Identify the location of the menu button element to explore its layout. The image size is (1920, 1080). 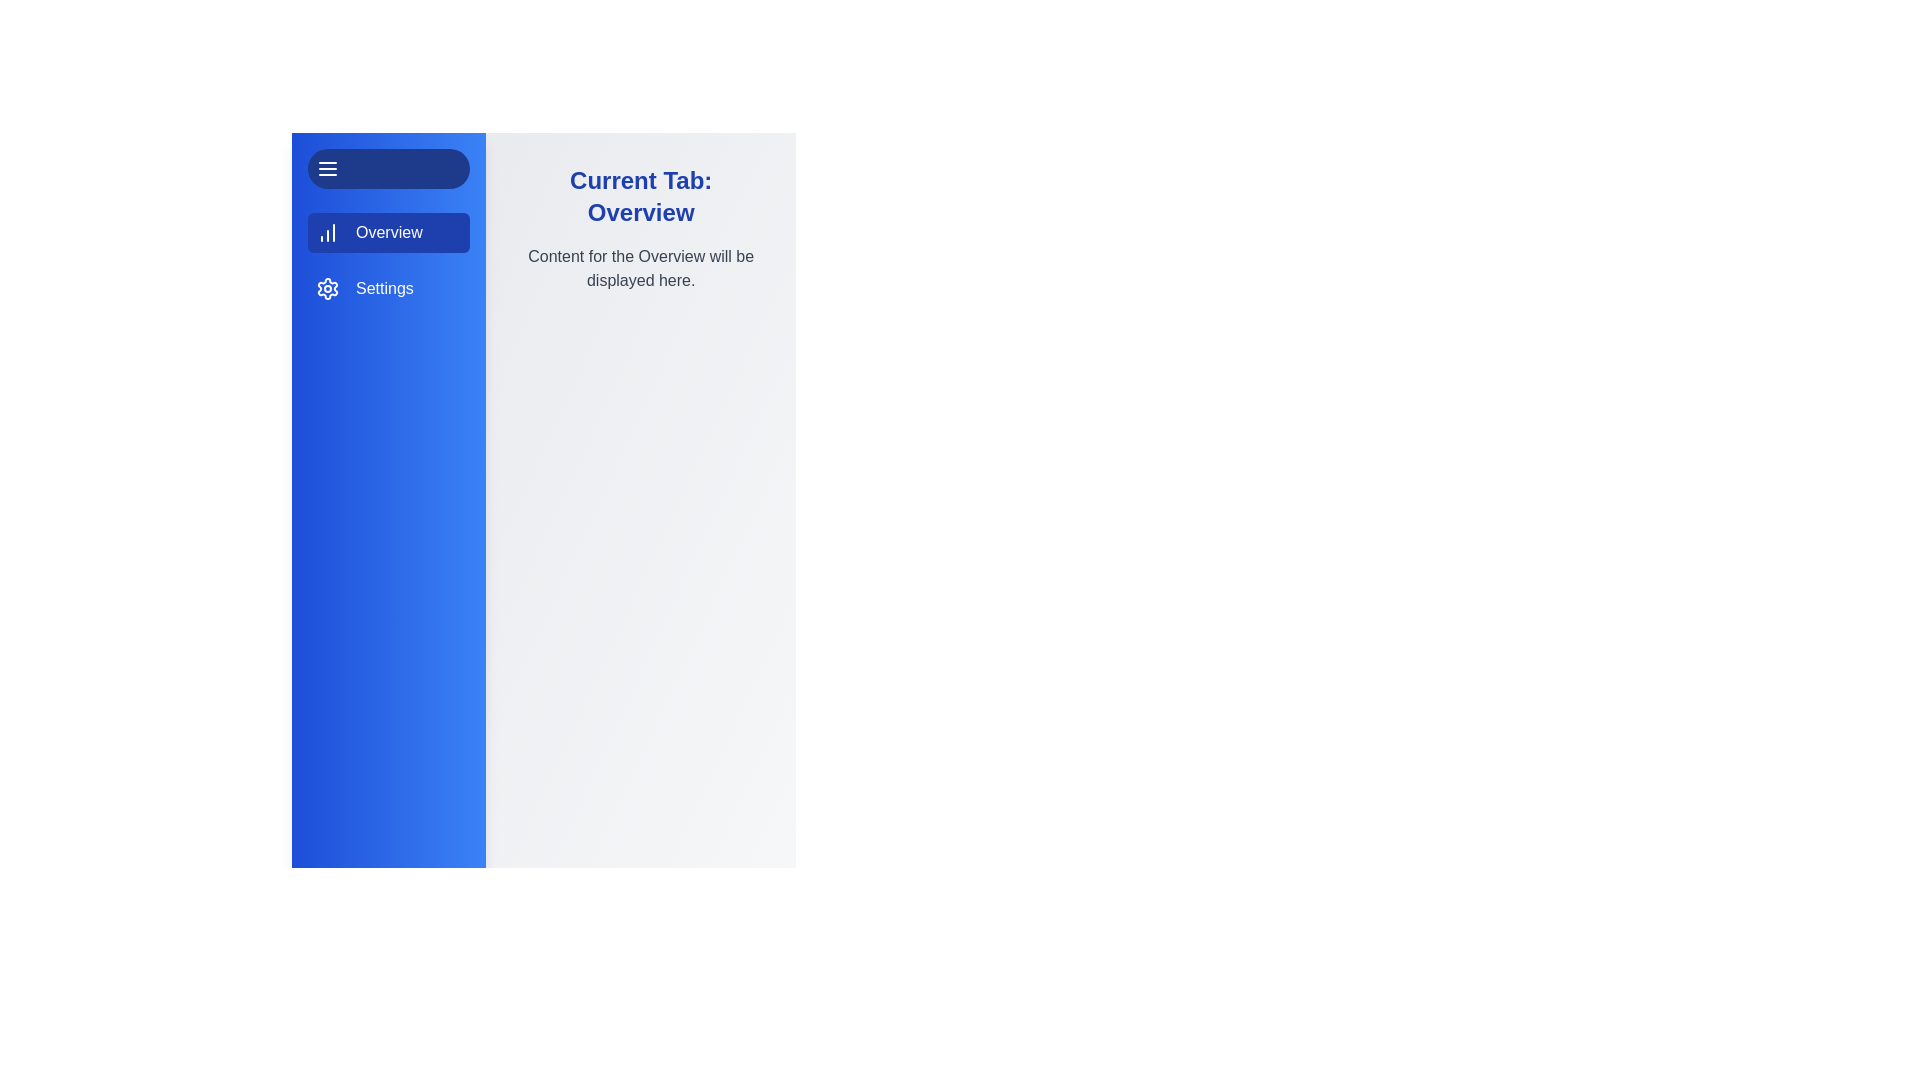
(388, 168).